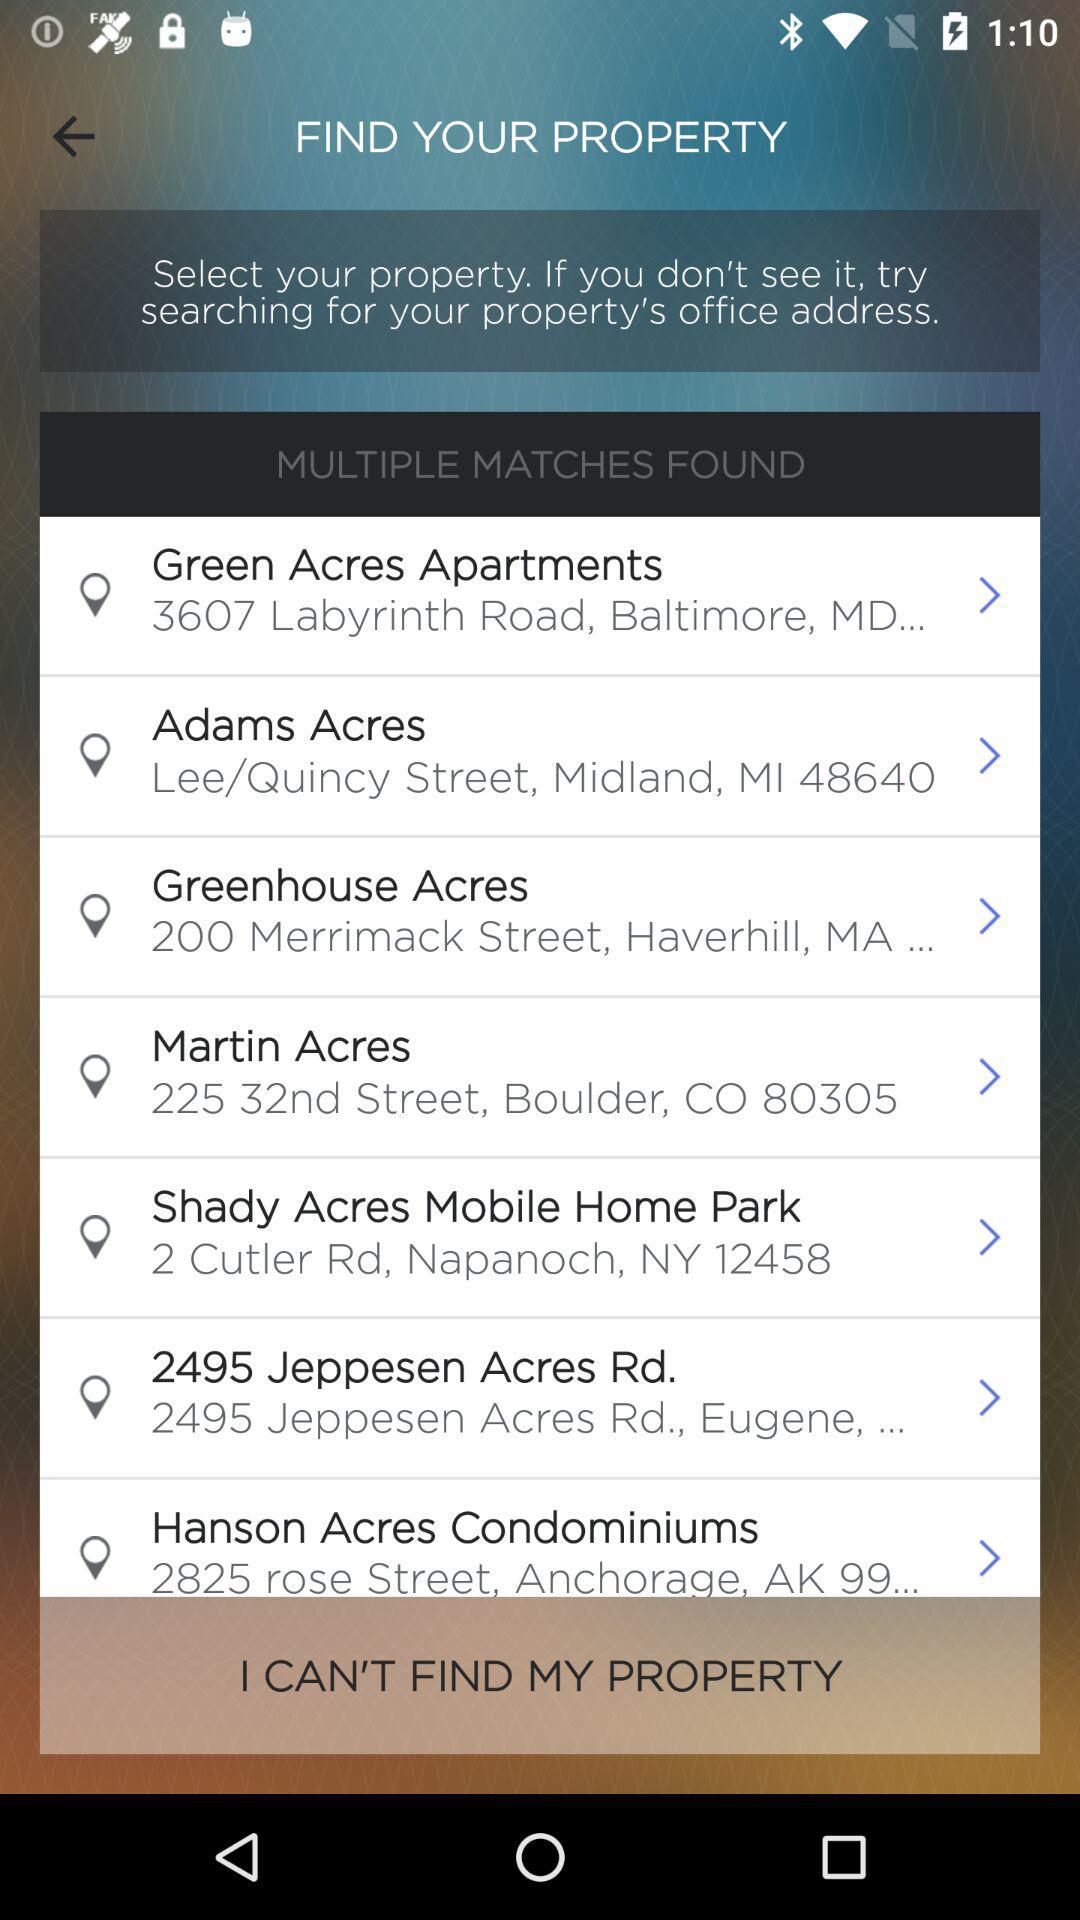 The width and height of the screenshot is (1080, 1920). What do you see at coordinates (280, 1044) in the screenshot?
I see `app above 225 32nd street icon` at bounding box center [280, 1044].